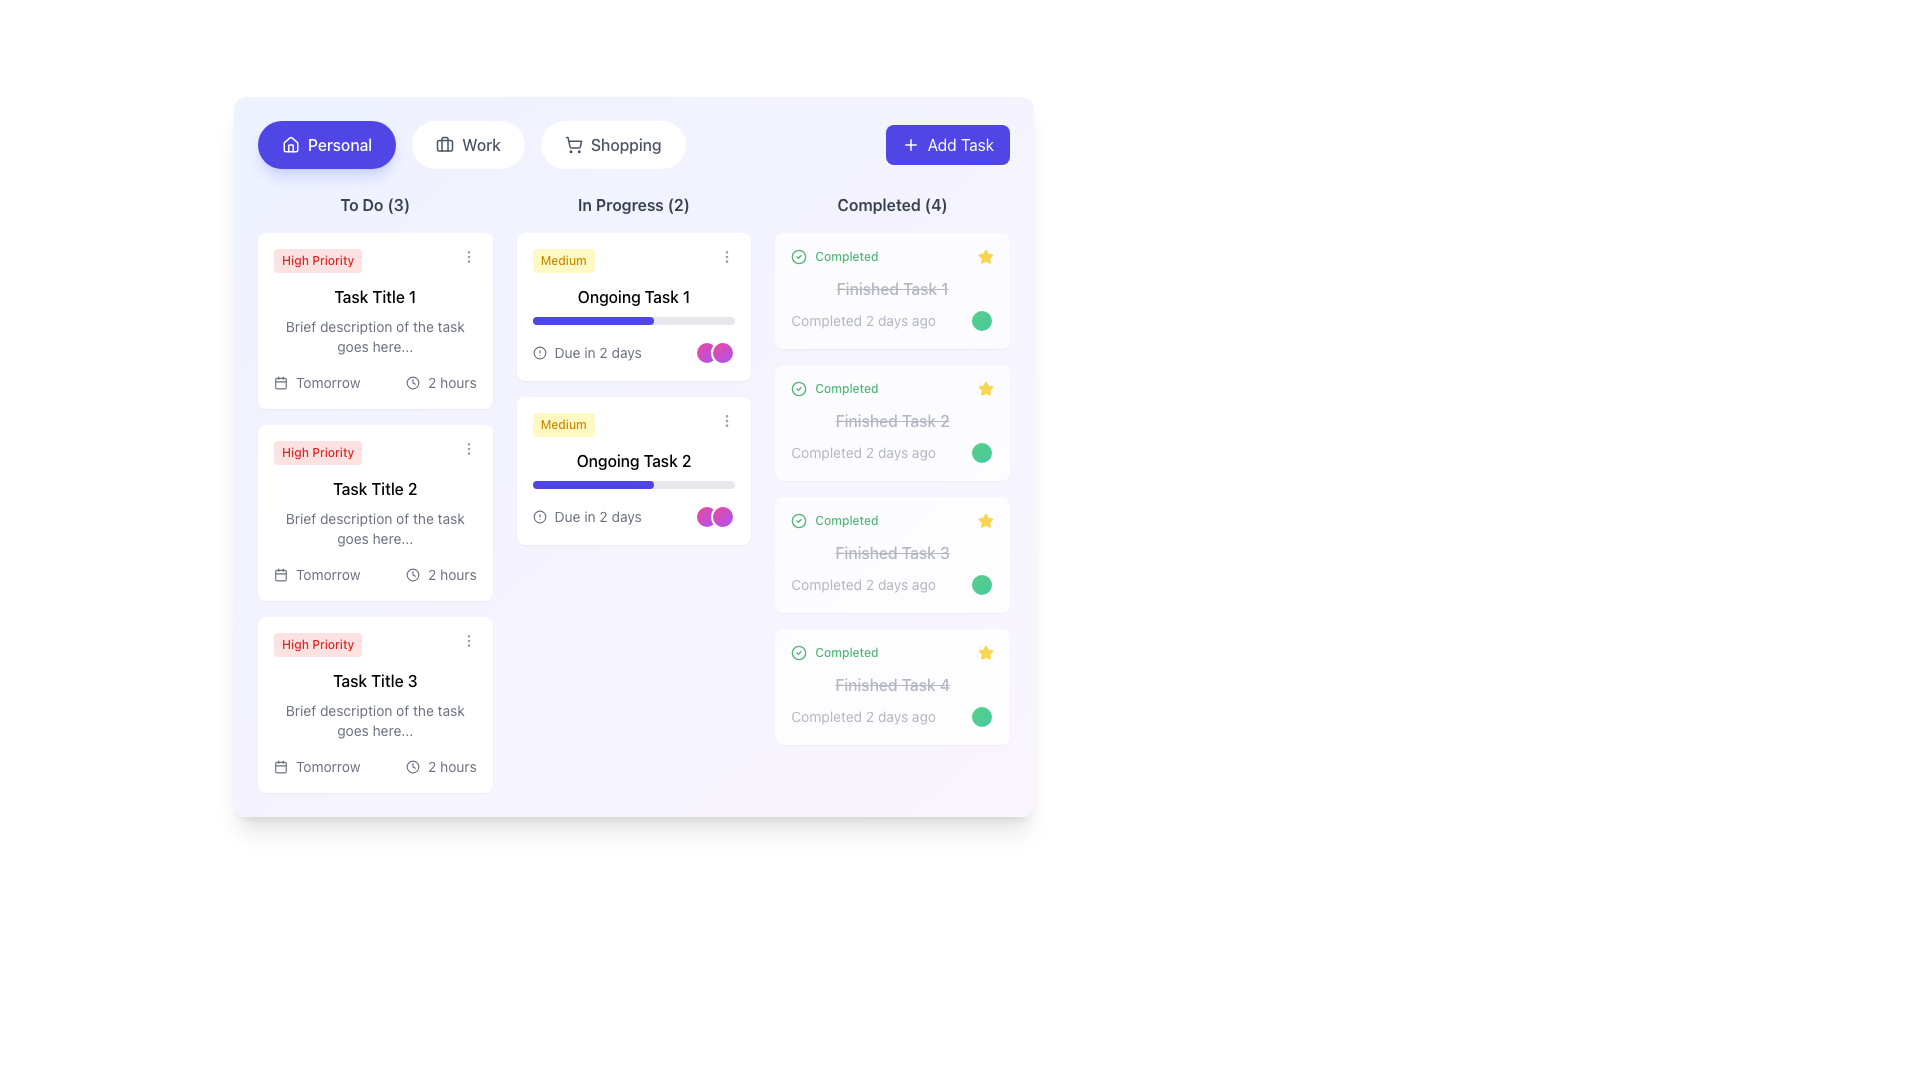 The height and width of the screenshot is (1080, 1920). What do you see at coordinates (328, 766) in the screenshot?
I see `the text label displaying the due date for the task in the last card of the 'To Do' column, positioned below the calendar icon and aligned with the '2 hours' text` at bounding box center [328, 766].